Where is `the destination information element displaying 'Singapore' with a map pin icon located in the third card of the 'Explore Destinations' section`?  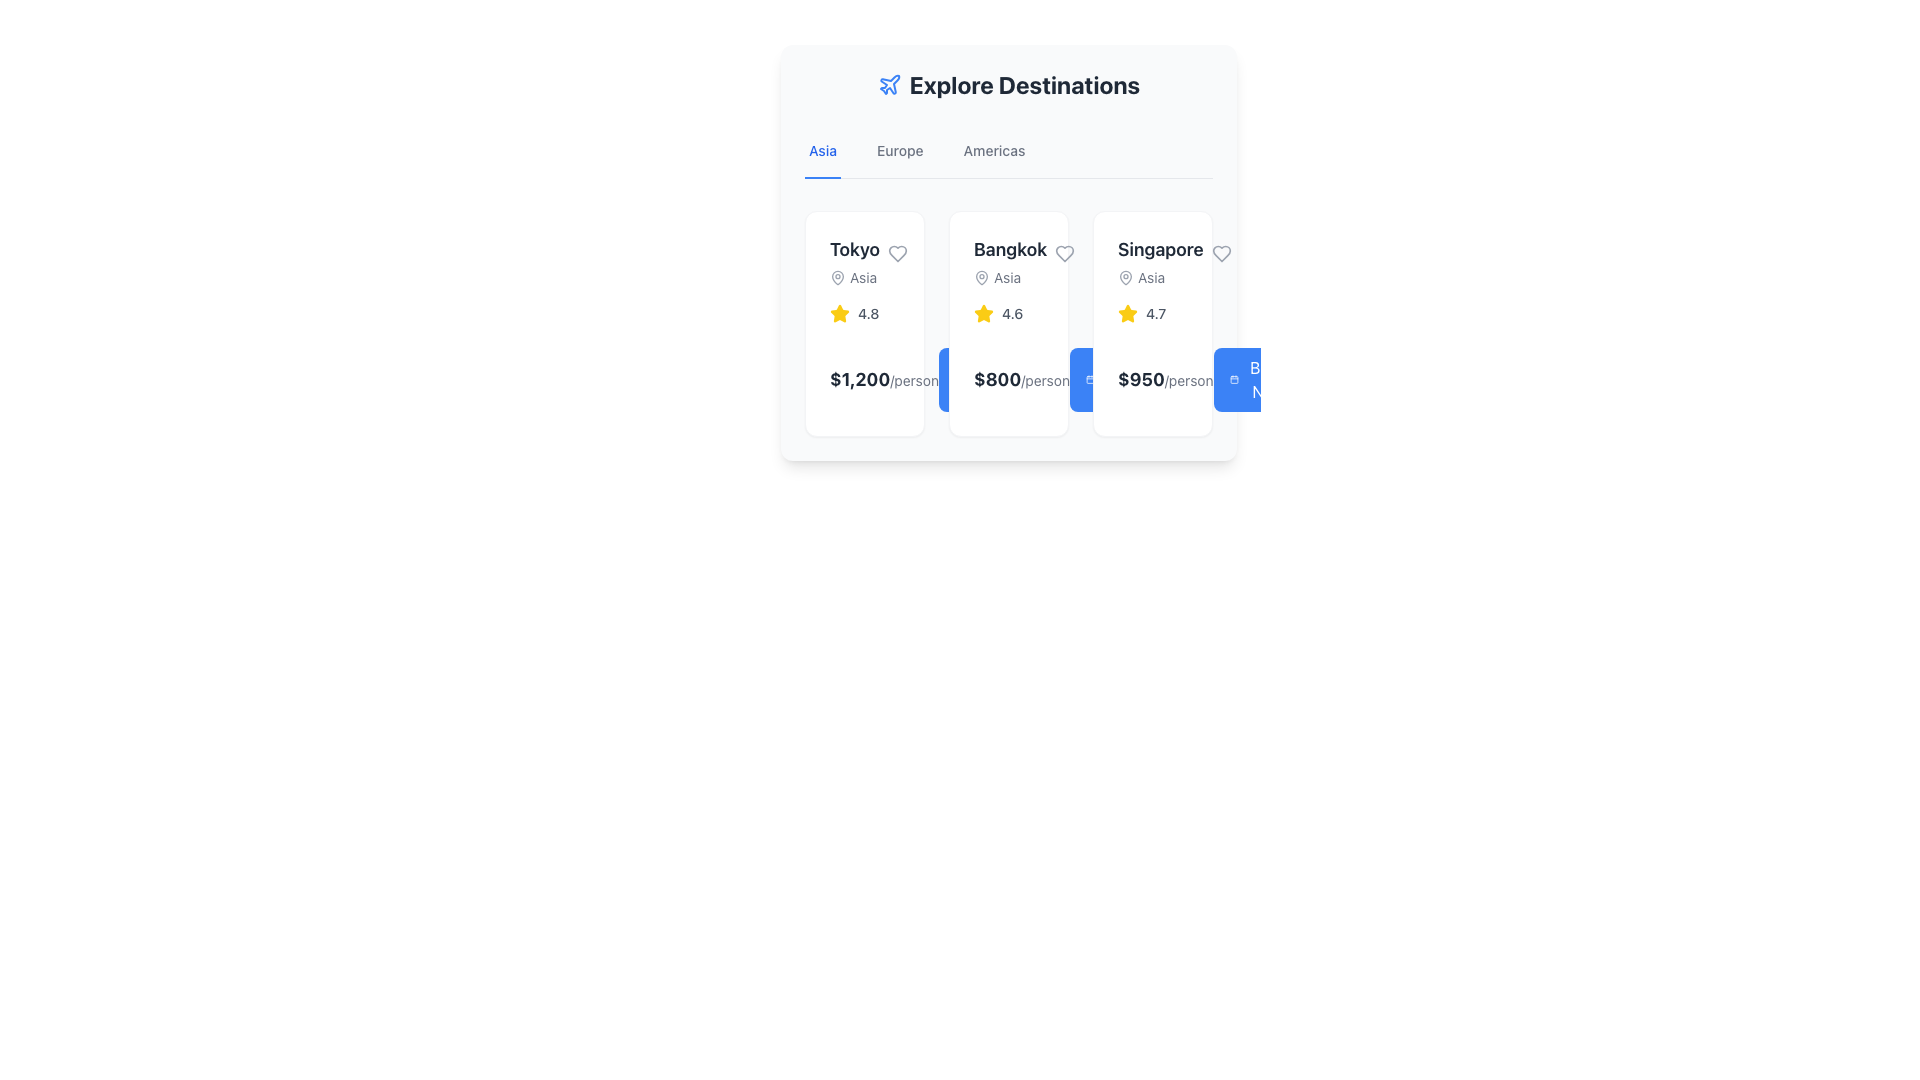 the destination information element displaying 'Singapore' with a map pin icon located in the third card of the 'Explore Destinations' section is located at coordinates (1160, 261).